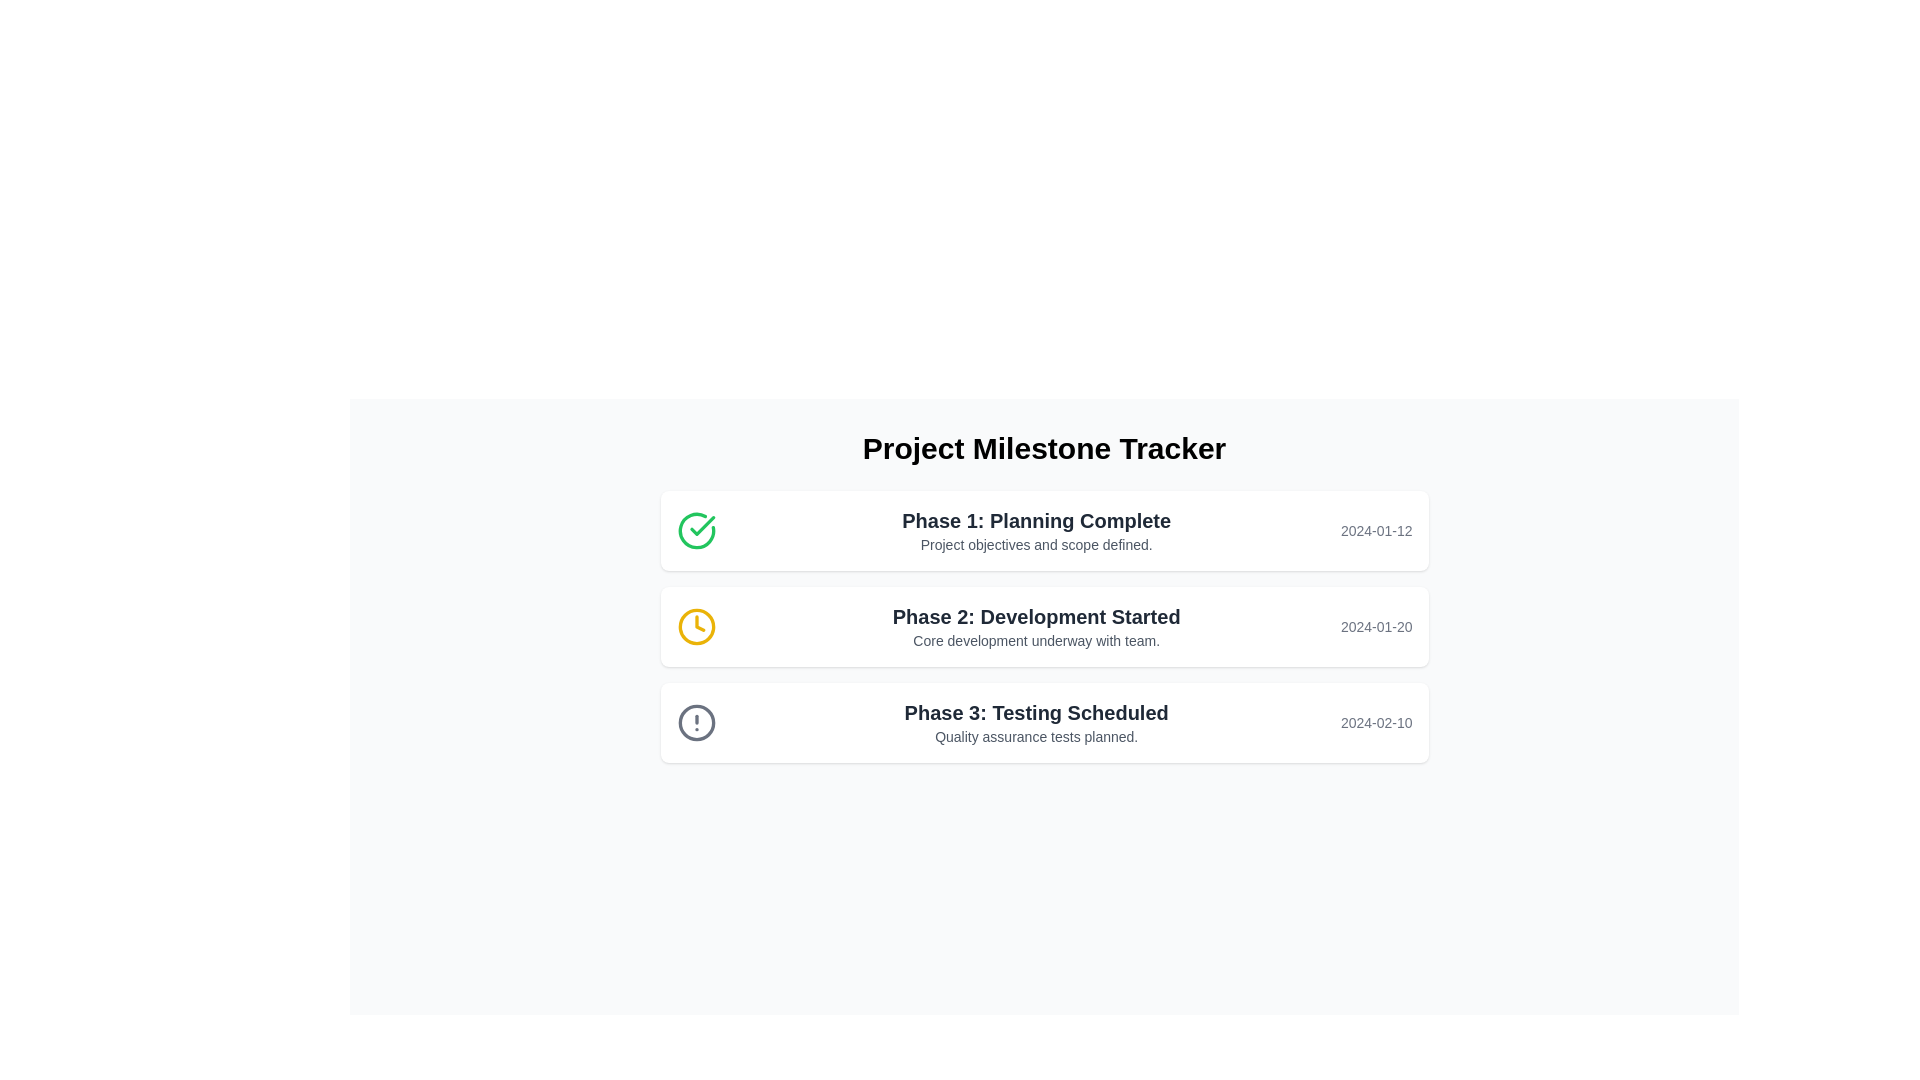  I want to click on the informational panel titled 'Phase 3: Testing Scheduled' to select the text within the card, so click(1043, 722).